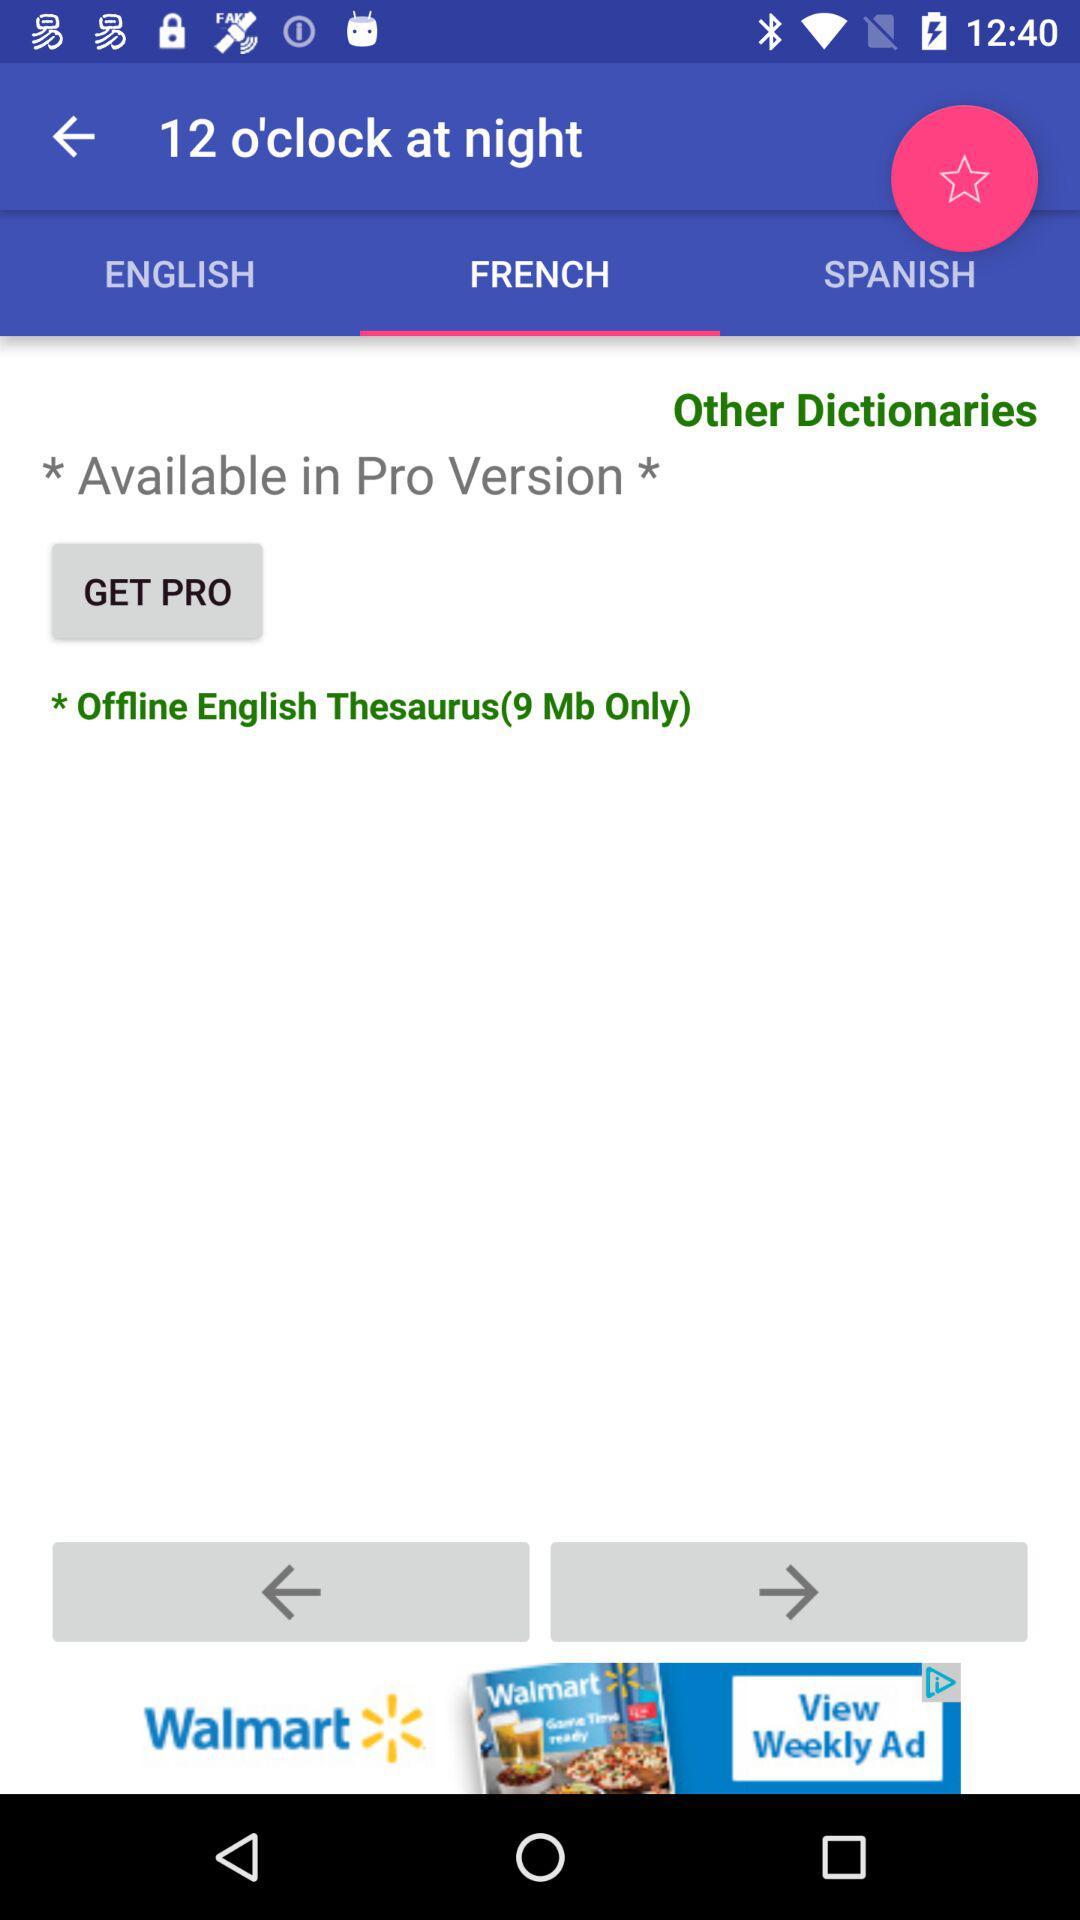 This screenshot has width=1080, height=1920. Describe the element at coordinates (963, 178) in the screenshot. I see `to favorite` at that location.